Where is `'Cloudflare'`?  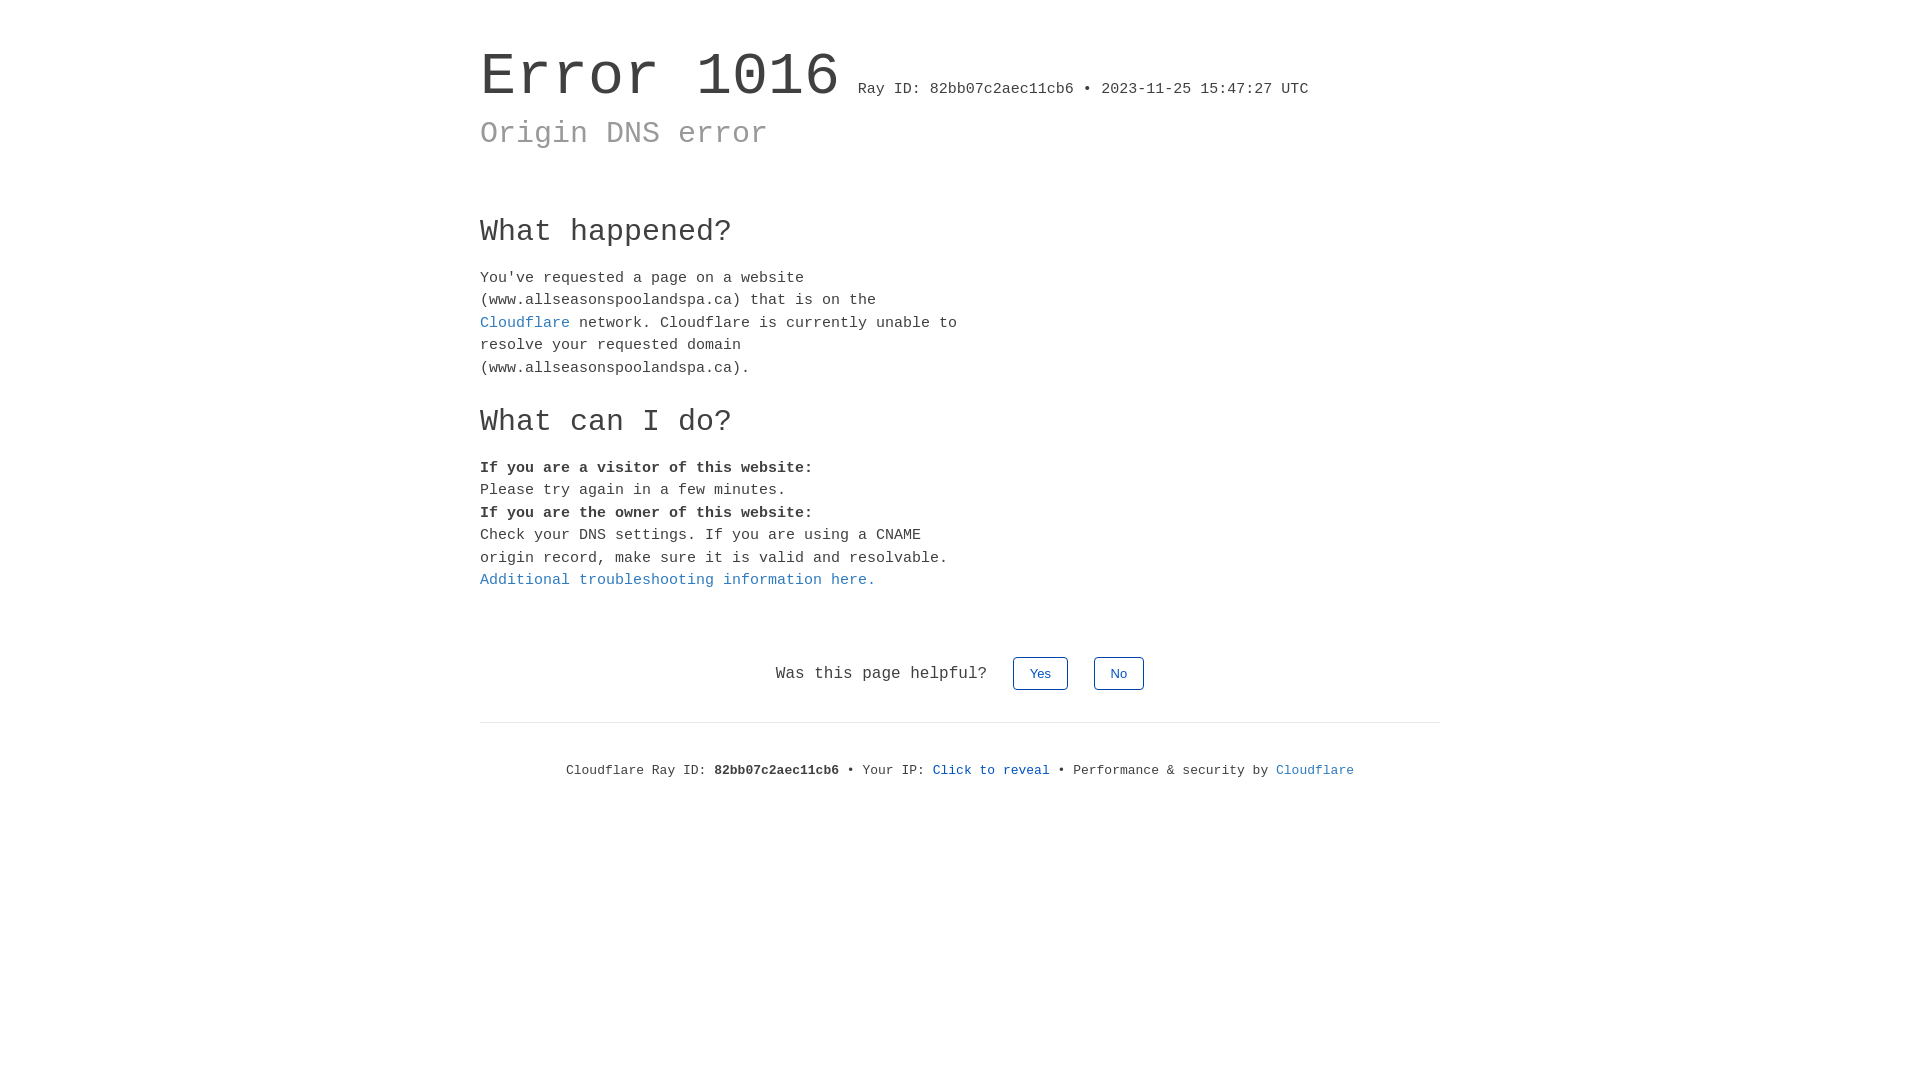
'Cloudflare' is located at coordinates (1275, 768).